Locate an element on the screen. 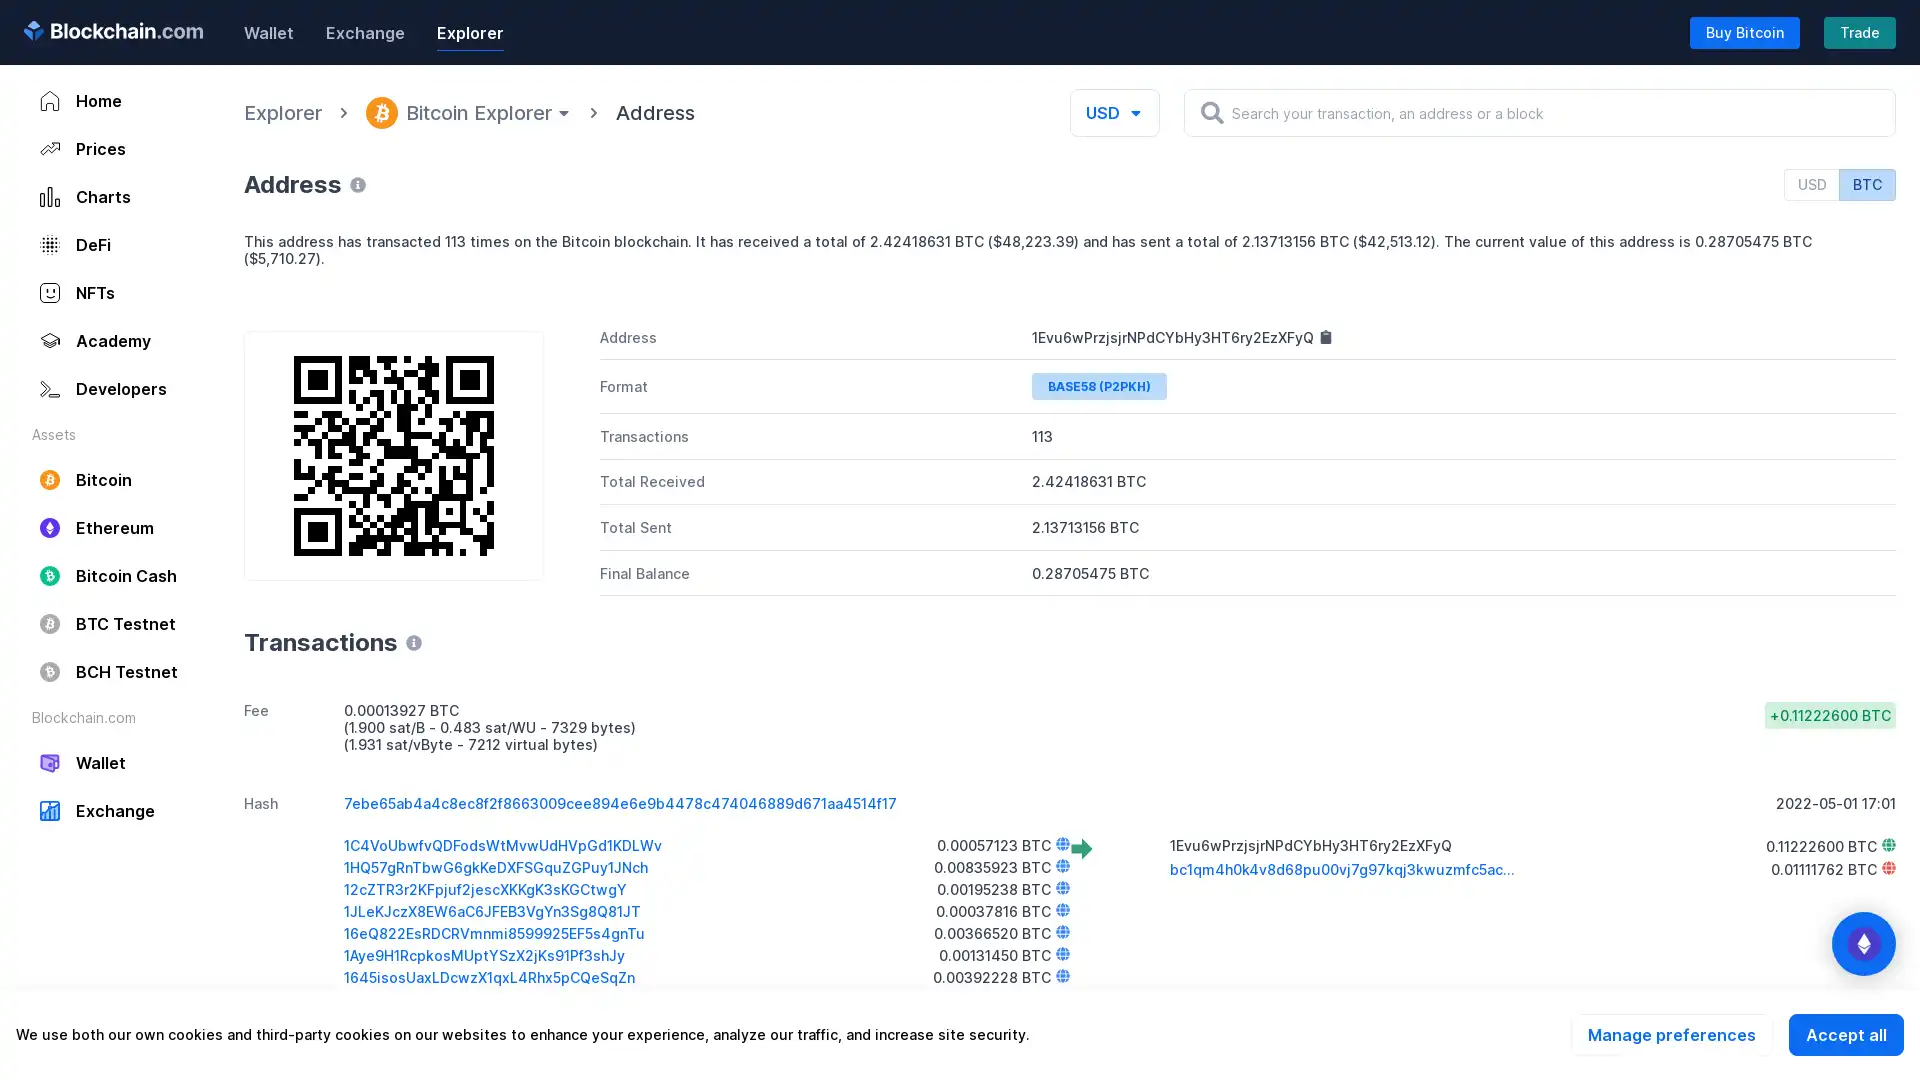 The image size is (1920, 1080). Buy Bitcoin is located at coordinates (1744, 31).